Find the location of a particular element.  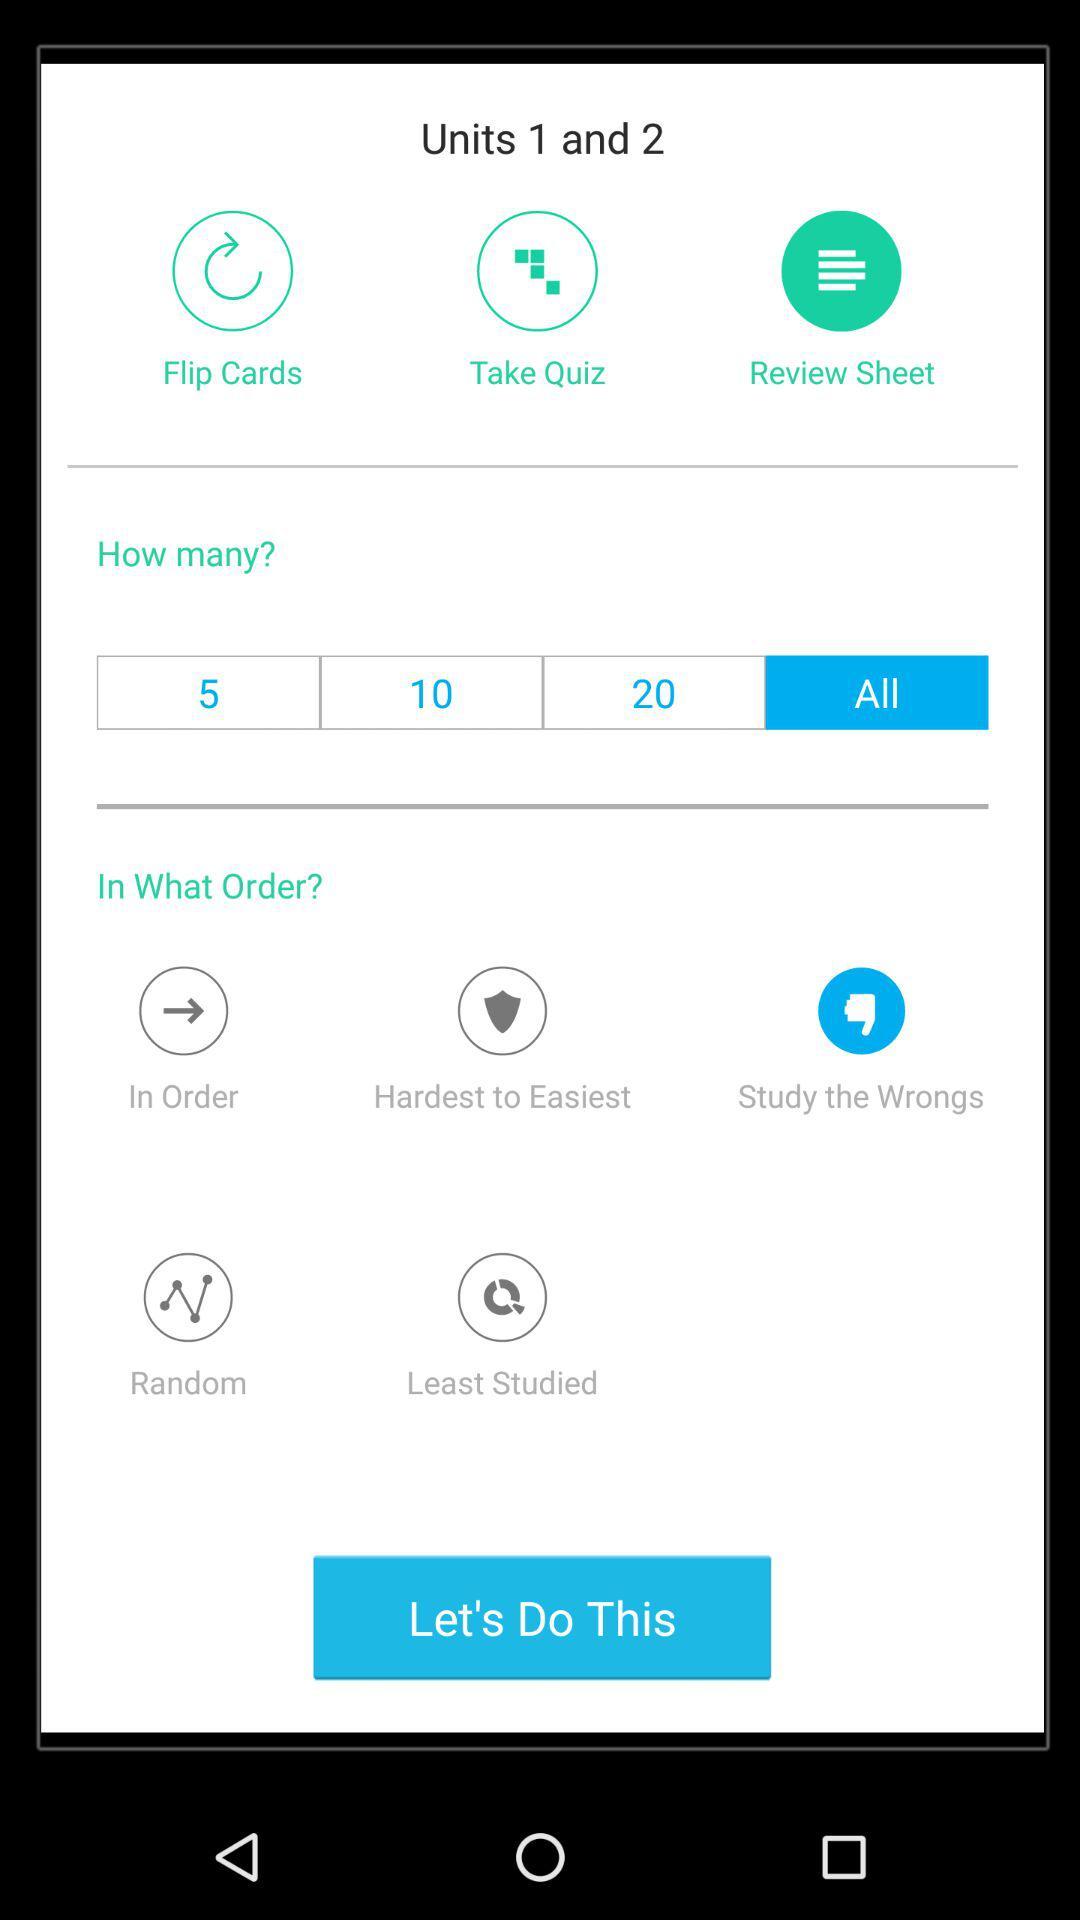

the item to the left of the hardest to easiest is located at coordinates (183, 1011).